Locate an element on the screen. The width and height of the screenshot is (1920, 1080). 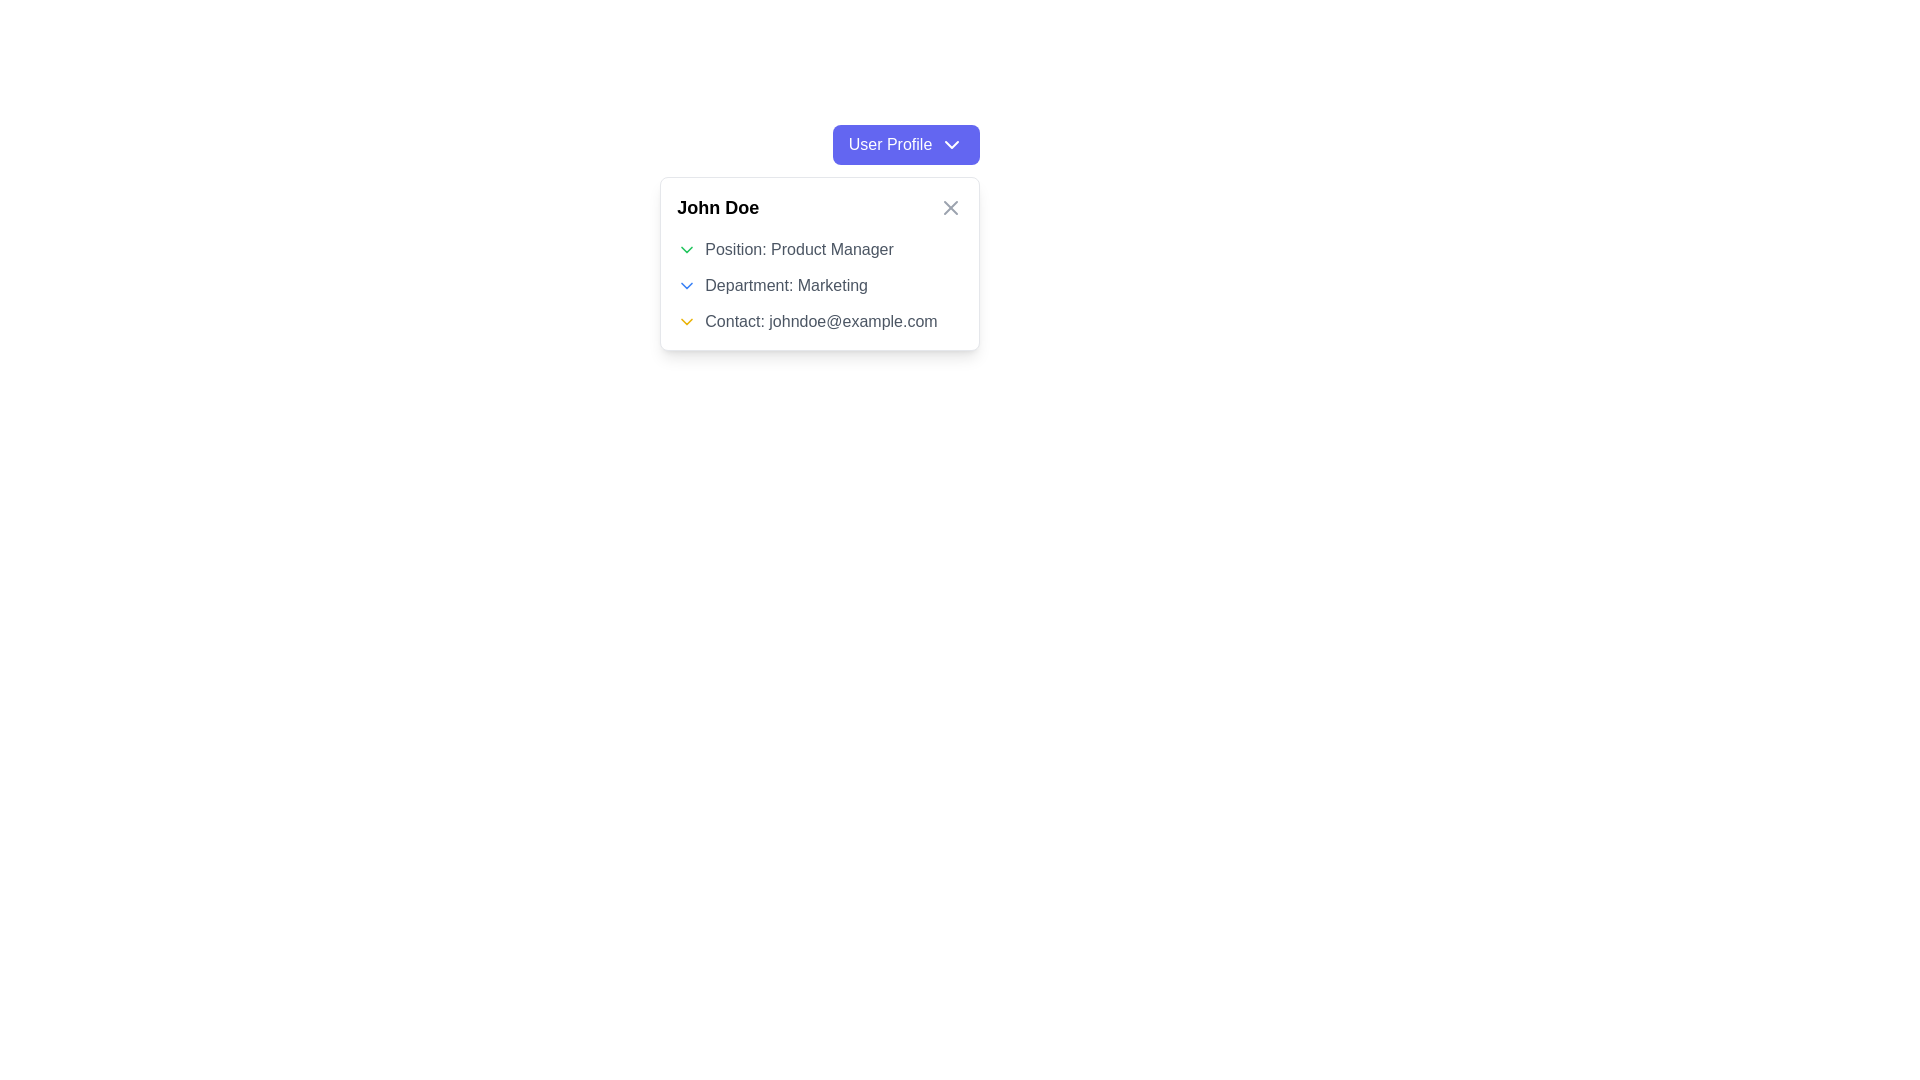
contact information displayed in the text label 'Contact:' which shows the email address 'johndoe@example.com' accompanied by a yellow downward triangle icon is located at coordinates (820, 320).